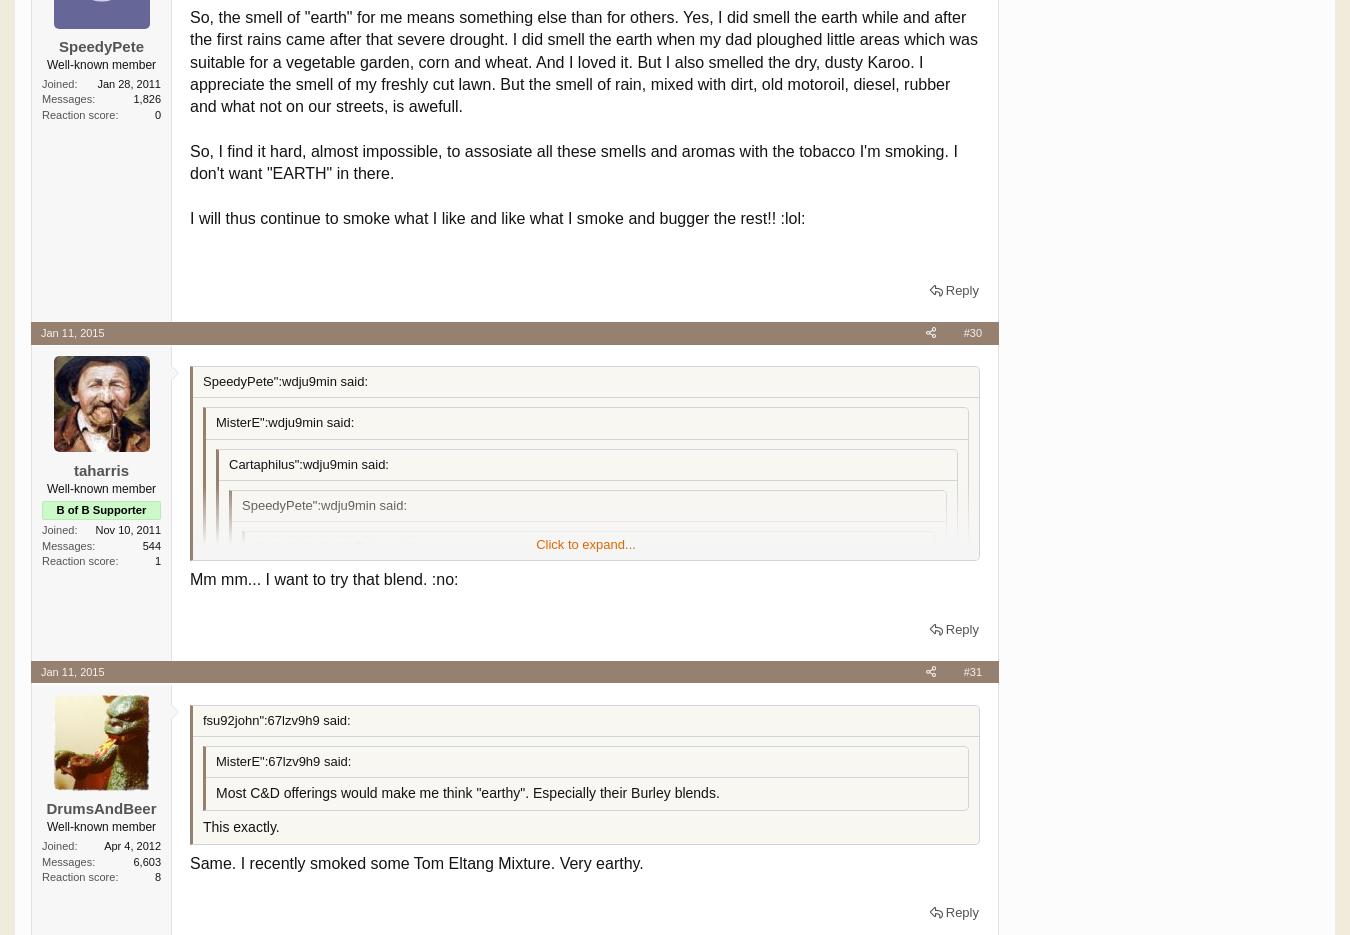 The width and height of the screenshot is (1350, 935). I want to click on 'fsu92john":67lzv9h9 said:', so click(203, 718).